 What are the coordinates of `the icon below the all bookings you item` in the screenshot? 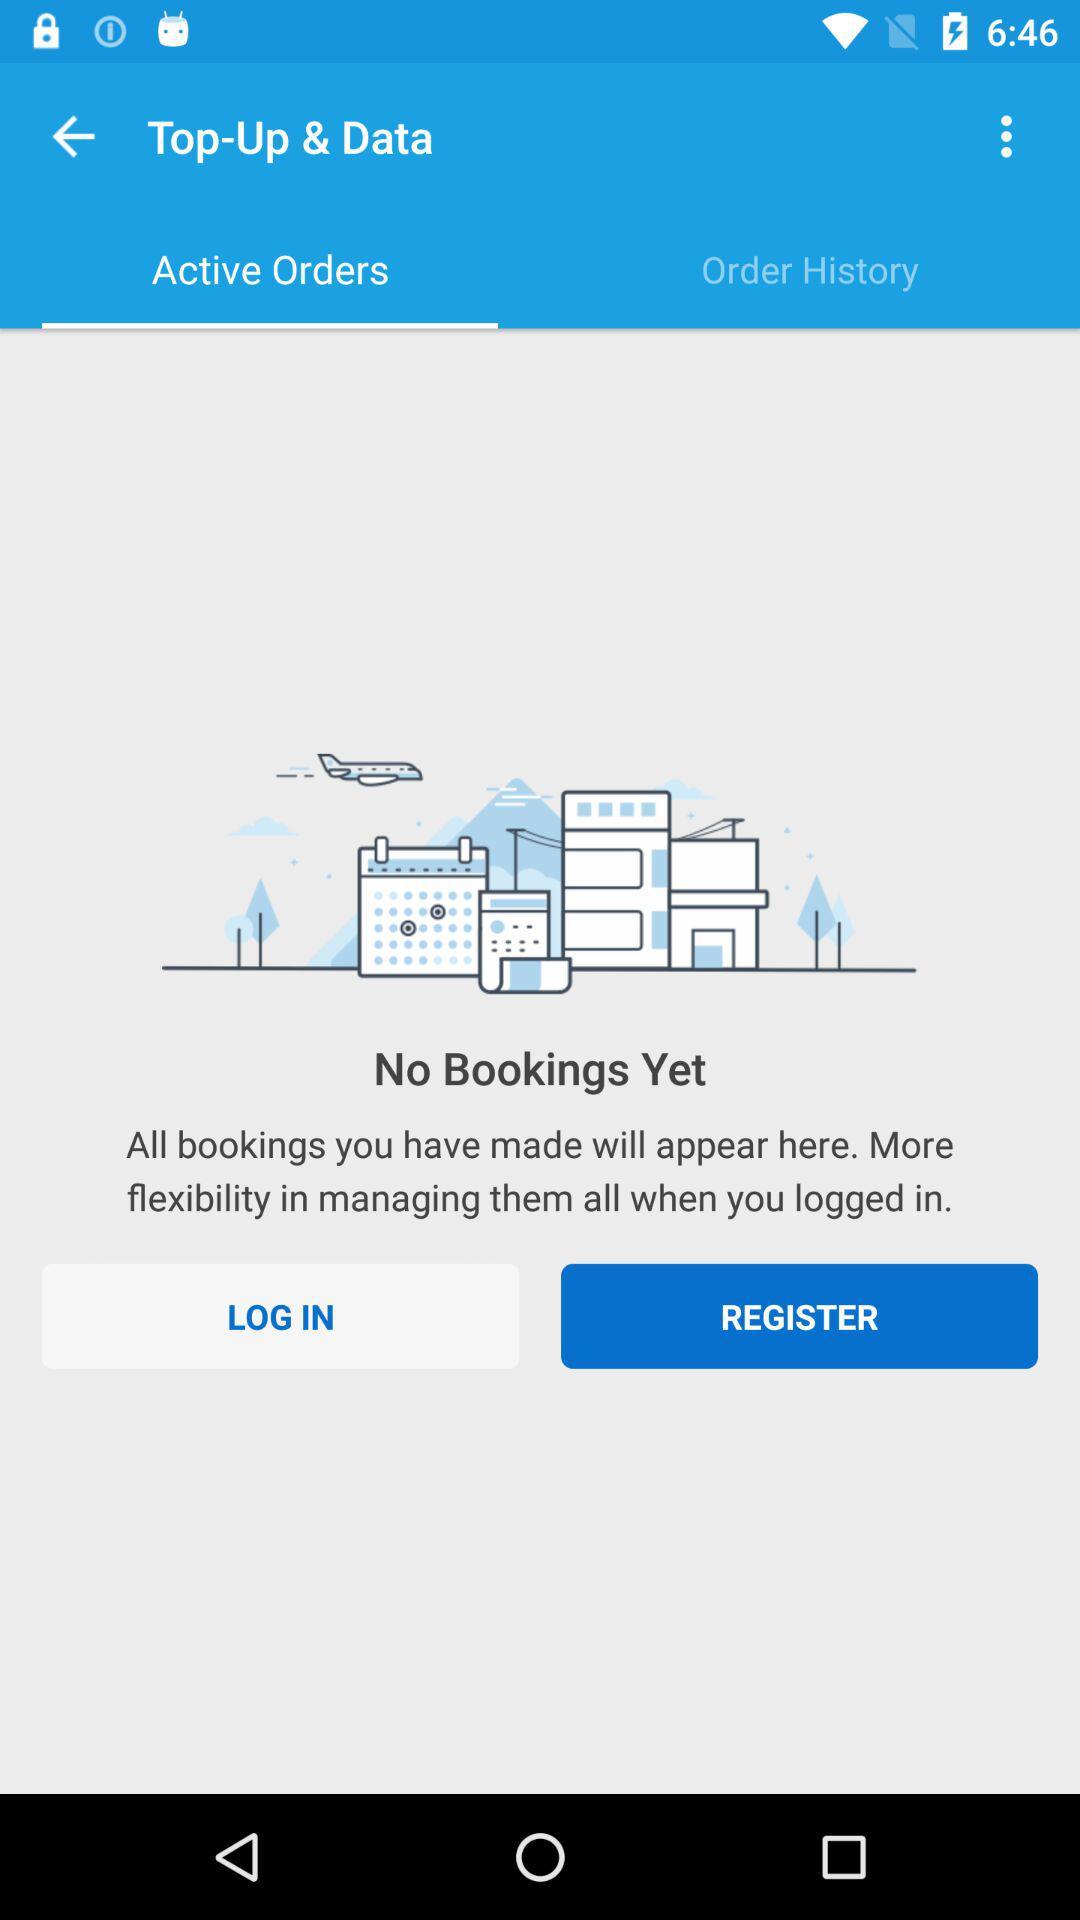 It's located at (798, 1316).